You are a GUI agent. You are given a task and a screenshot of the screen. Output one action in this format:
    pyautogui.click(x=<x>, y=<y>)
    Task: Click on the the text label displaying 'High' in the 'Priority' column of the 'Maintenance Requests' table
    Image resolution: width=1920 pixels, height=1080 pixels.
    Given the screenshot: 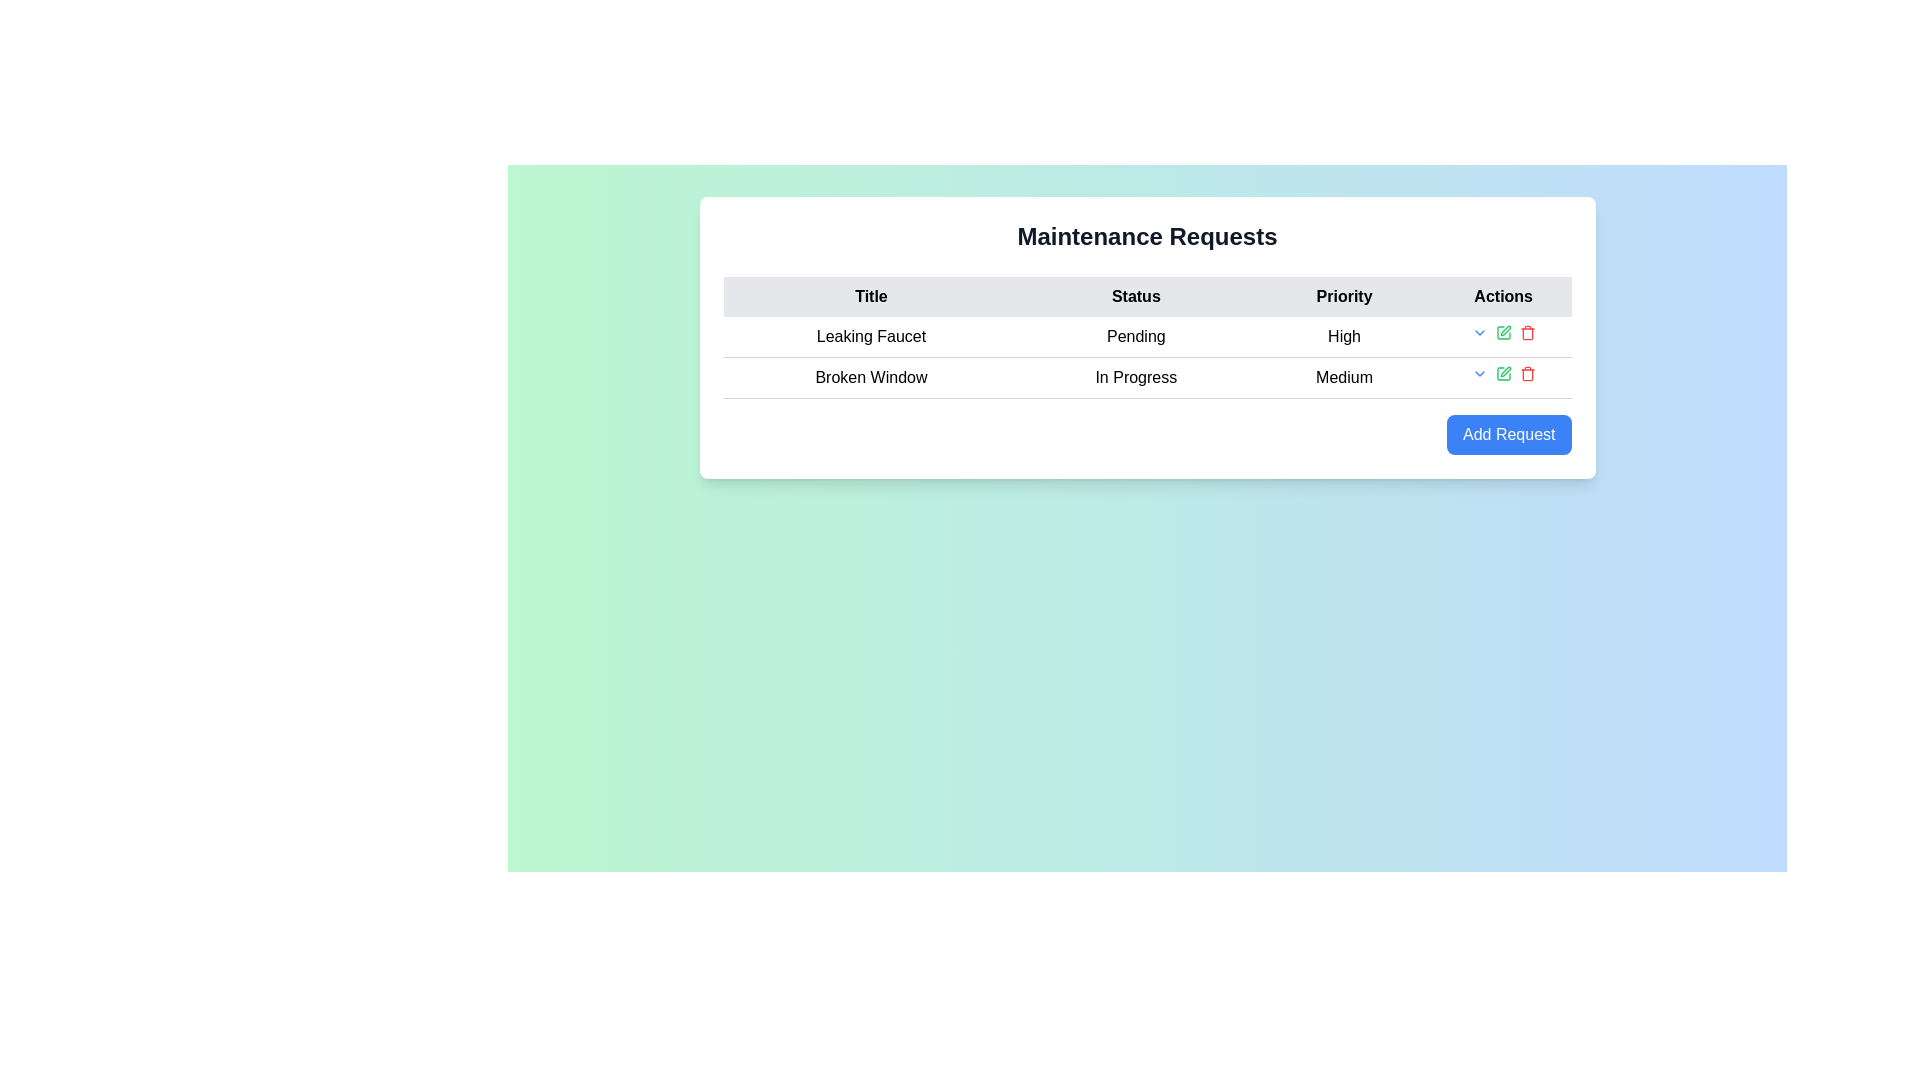 What is the action you would take?
    pyautogui.click(x=1344, y=336)
    